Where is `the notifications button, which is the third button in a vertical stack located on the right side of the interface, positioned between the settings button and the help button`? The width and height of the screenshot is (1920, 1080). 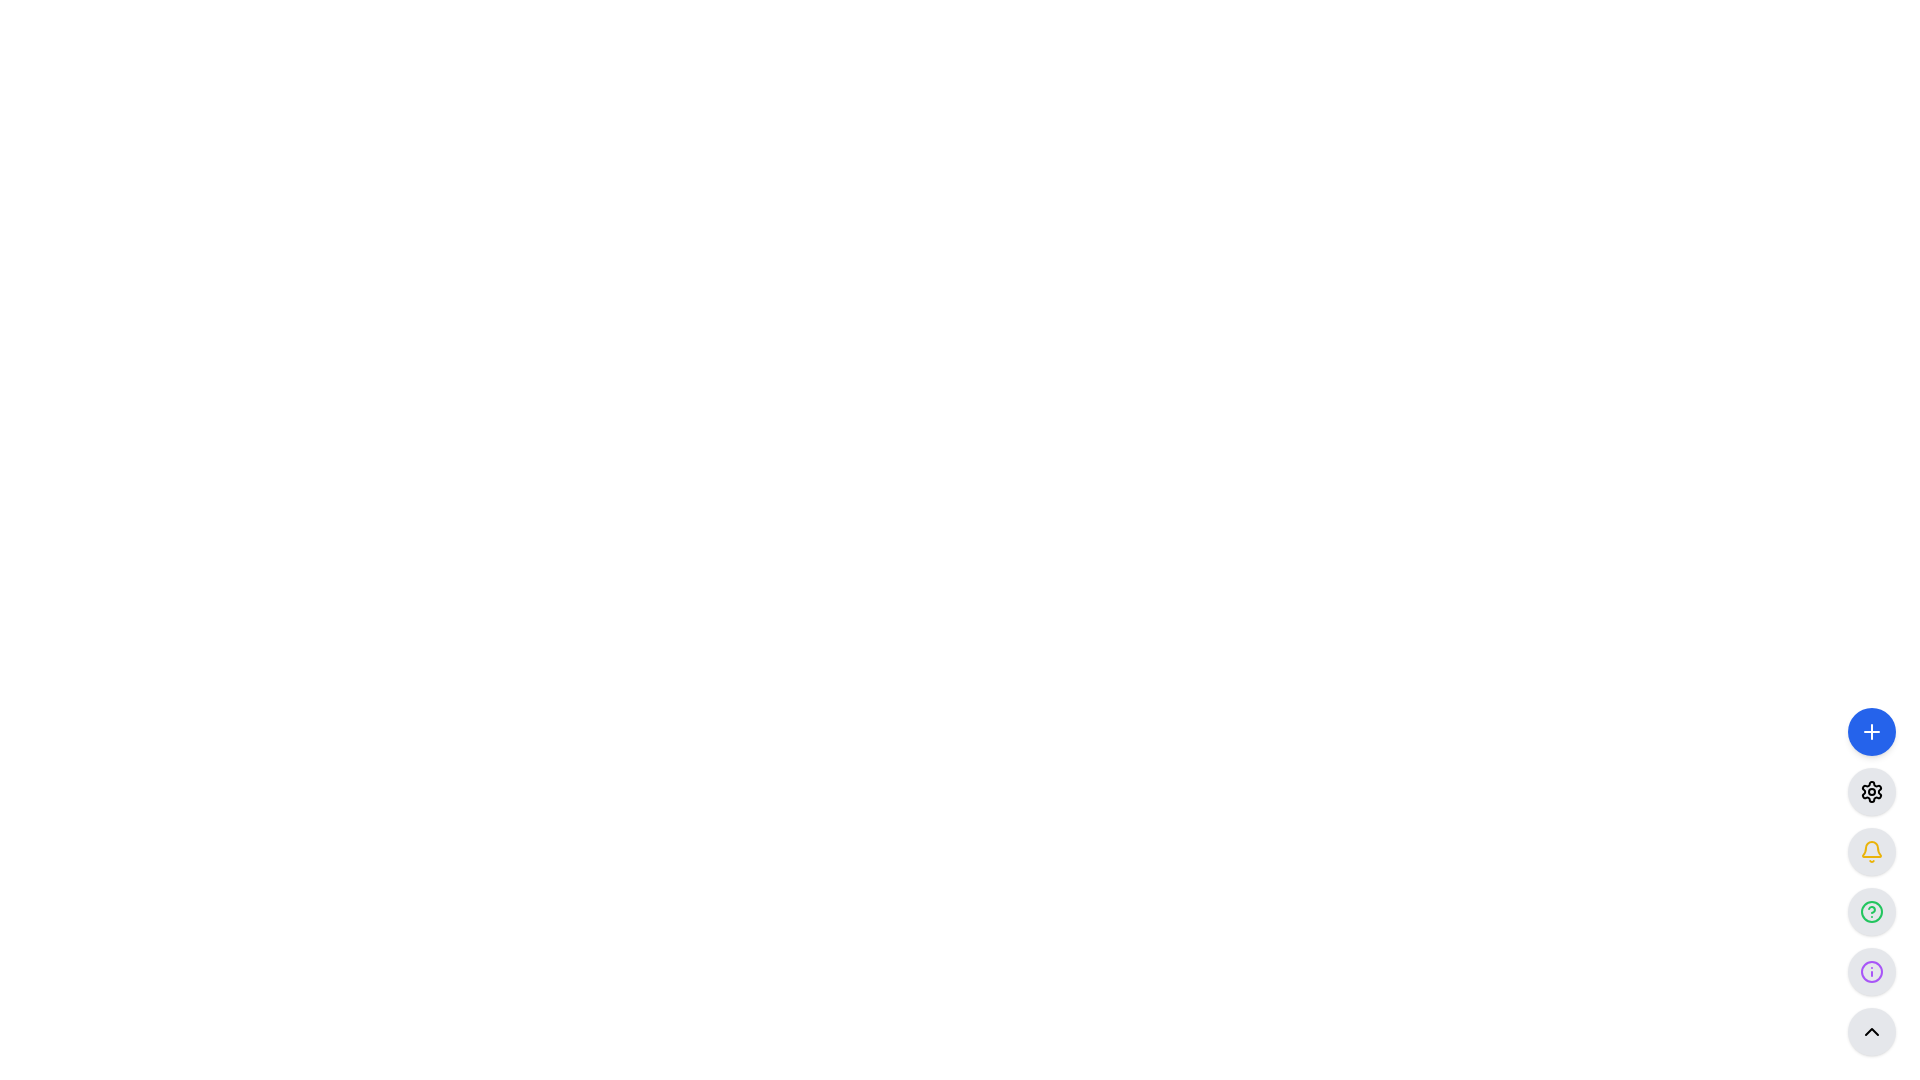 the notifications button, which is the third button in a vertical stack located on the right side of the interface, positioned between the settings button and the help button is located at coordinates (1871, 852).